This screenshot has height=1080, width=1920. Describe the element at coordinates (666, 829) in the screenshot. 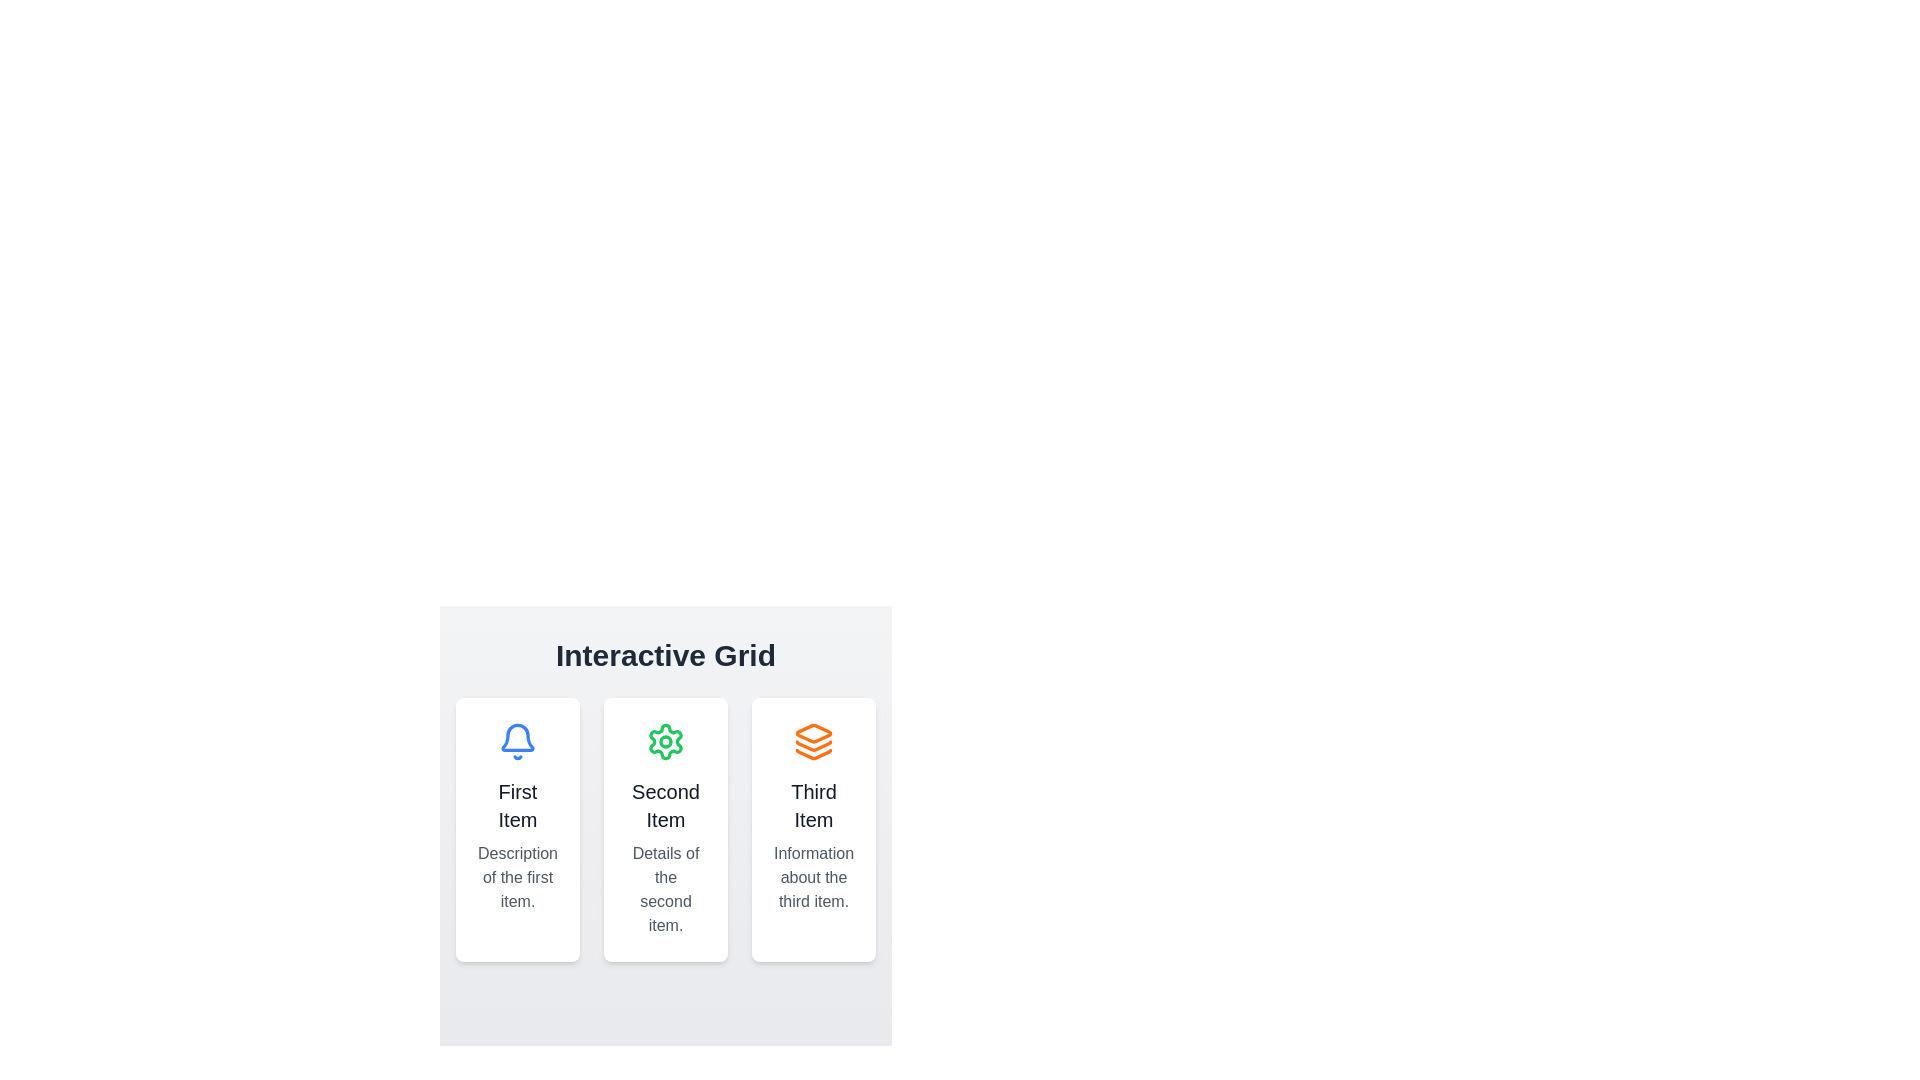

I see `the second card in the Interactive Grid, which displays a green gear icon, labeled 'Second Item' with the description 'Details of the second item.'` at that location.